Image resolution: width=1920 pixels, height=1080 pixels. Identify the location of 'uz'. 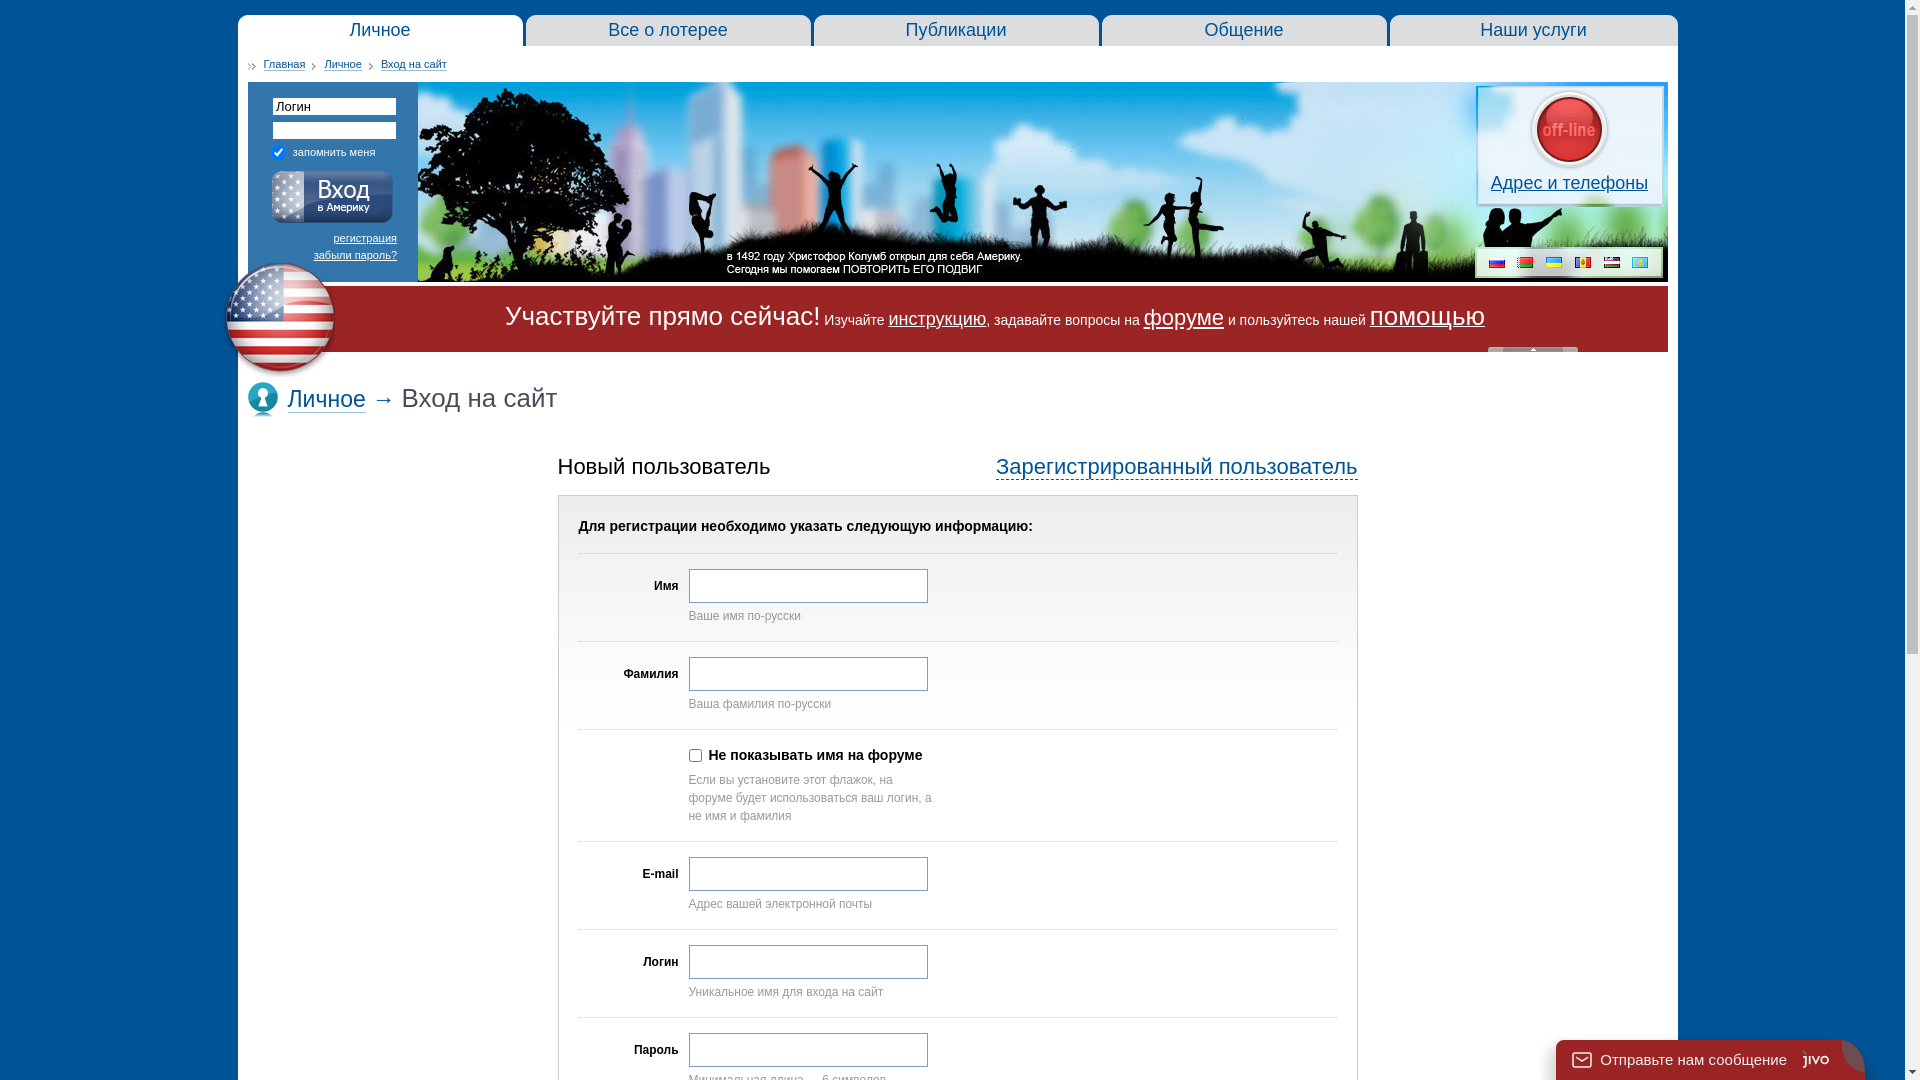
(1612, 263).